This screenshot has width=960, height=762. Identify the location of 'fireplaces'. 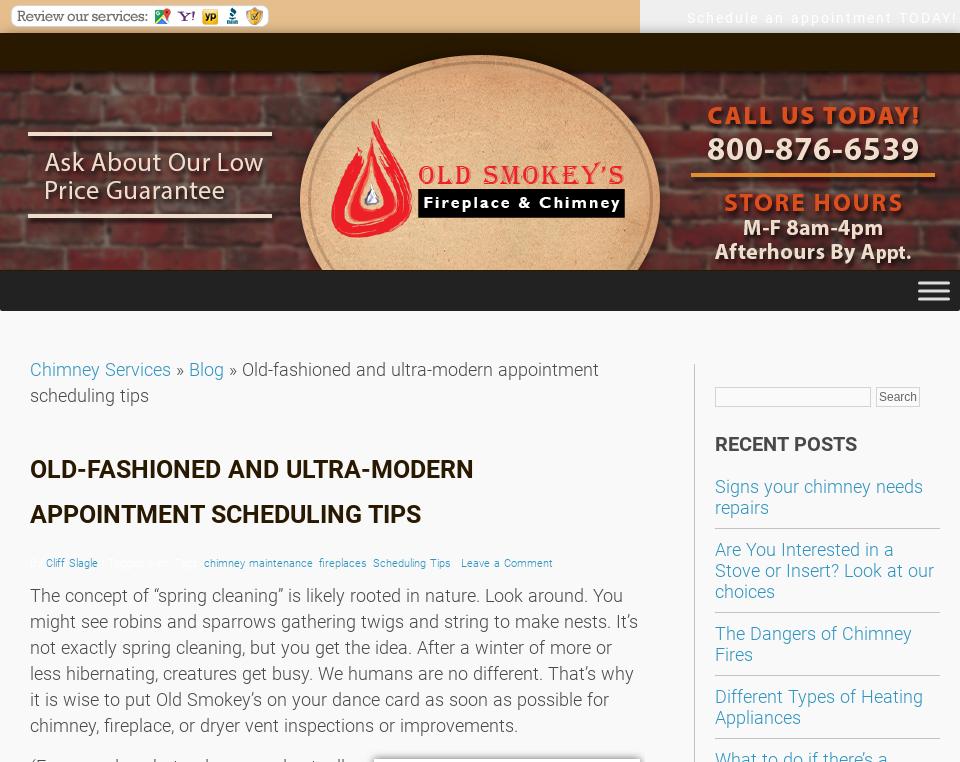
(343, 562).